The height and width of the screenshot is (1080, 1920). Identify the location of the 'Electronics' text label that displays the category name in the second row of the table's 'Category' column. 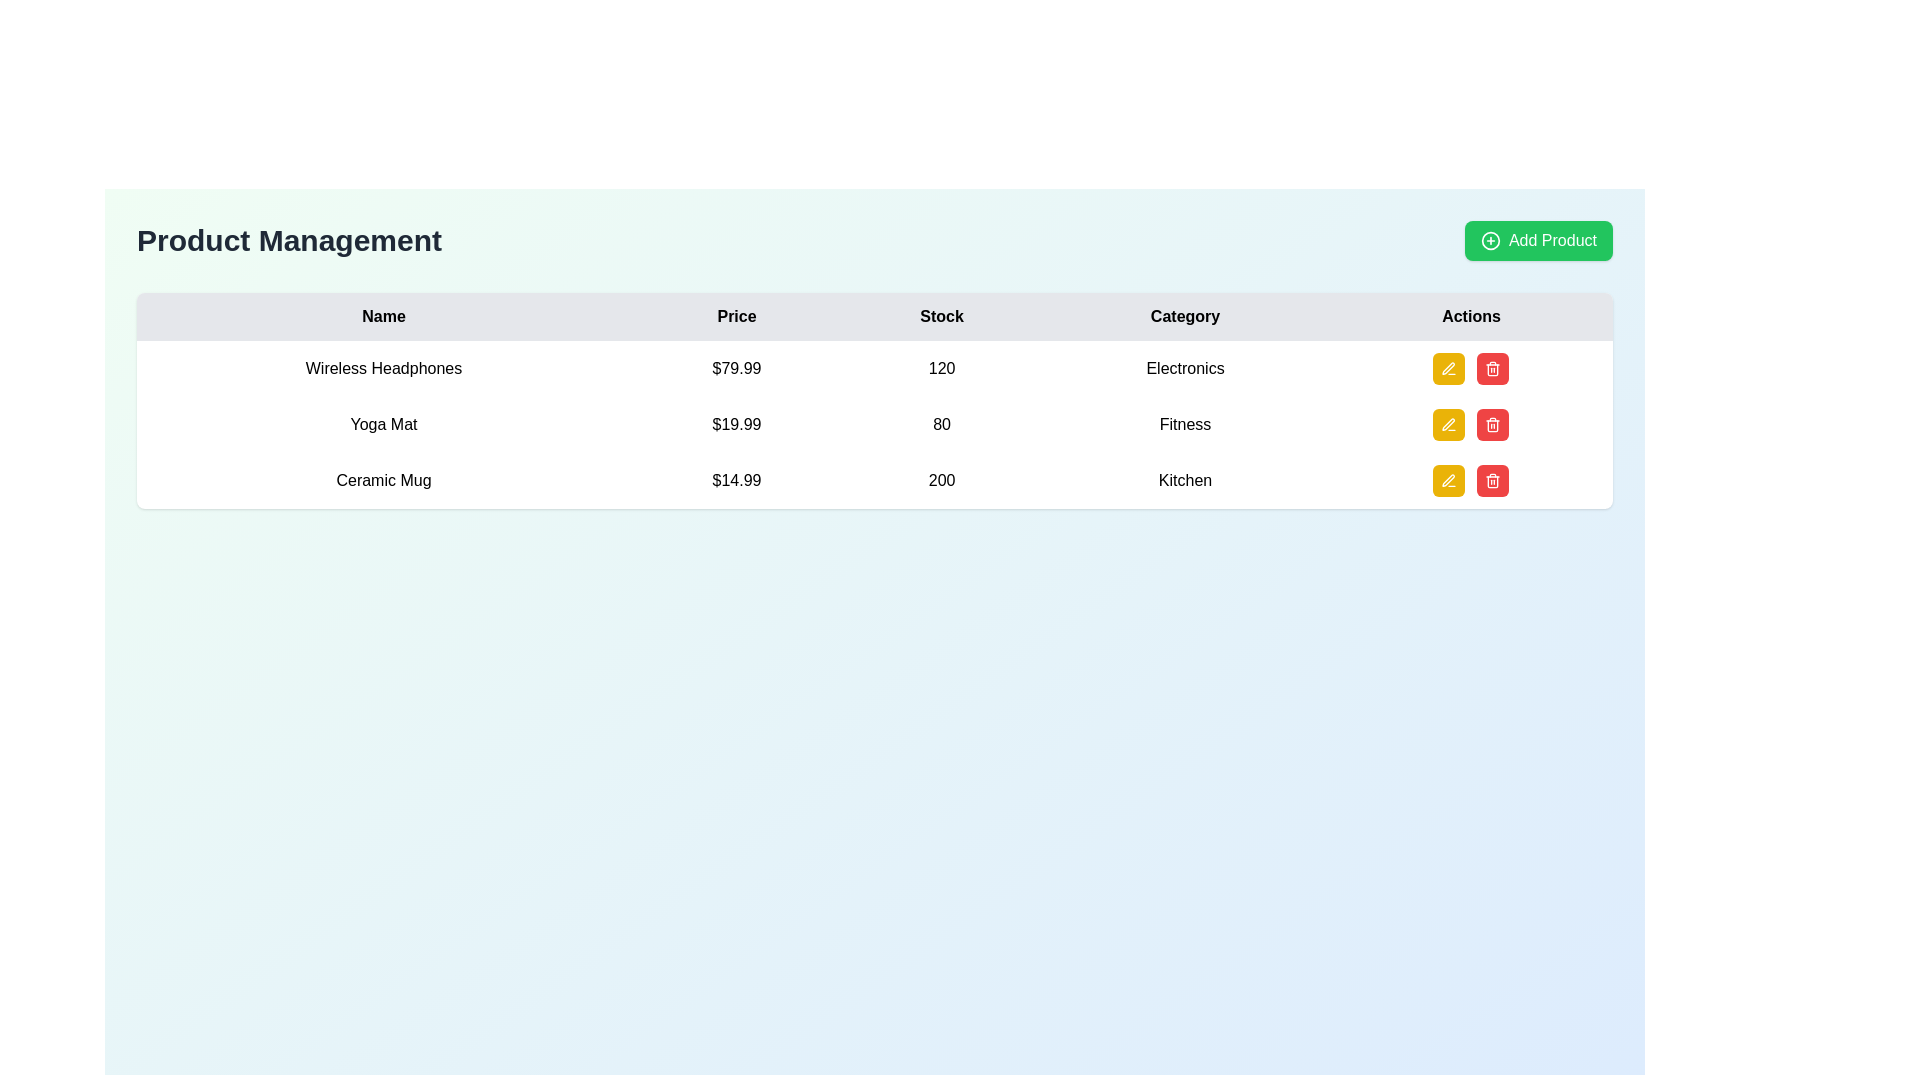
(1185, 369).